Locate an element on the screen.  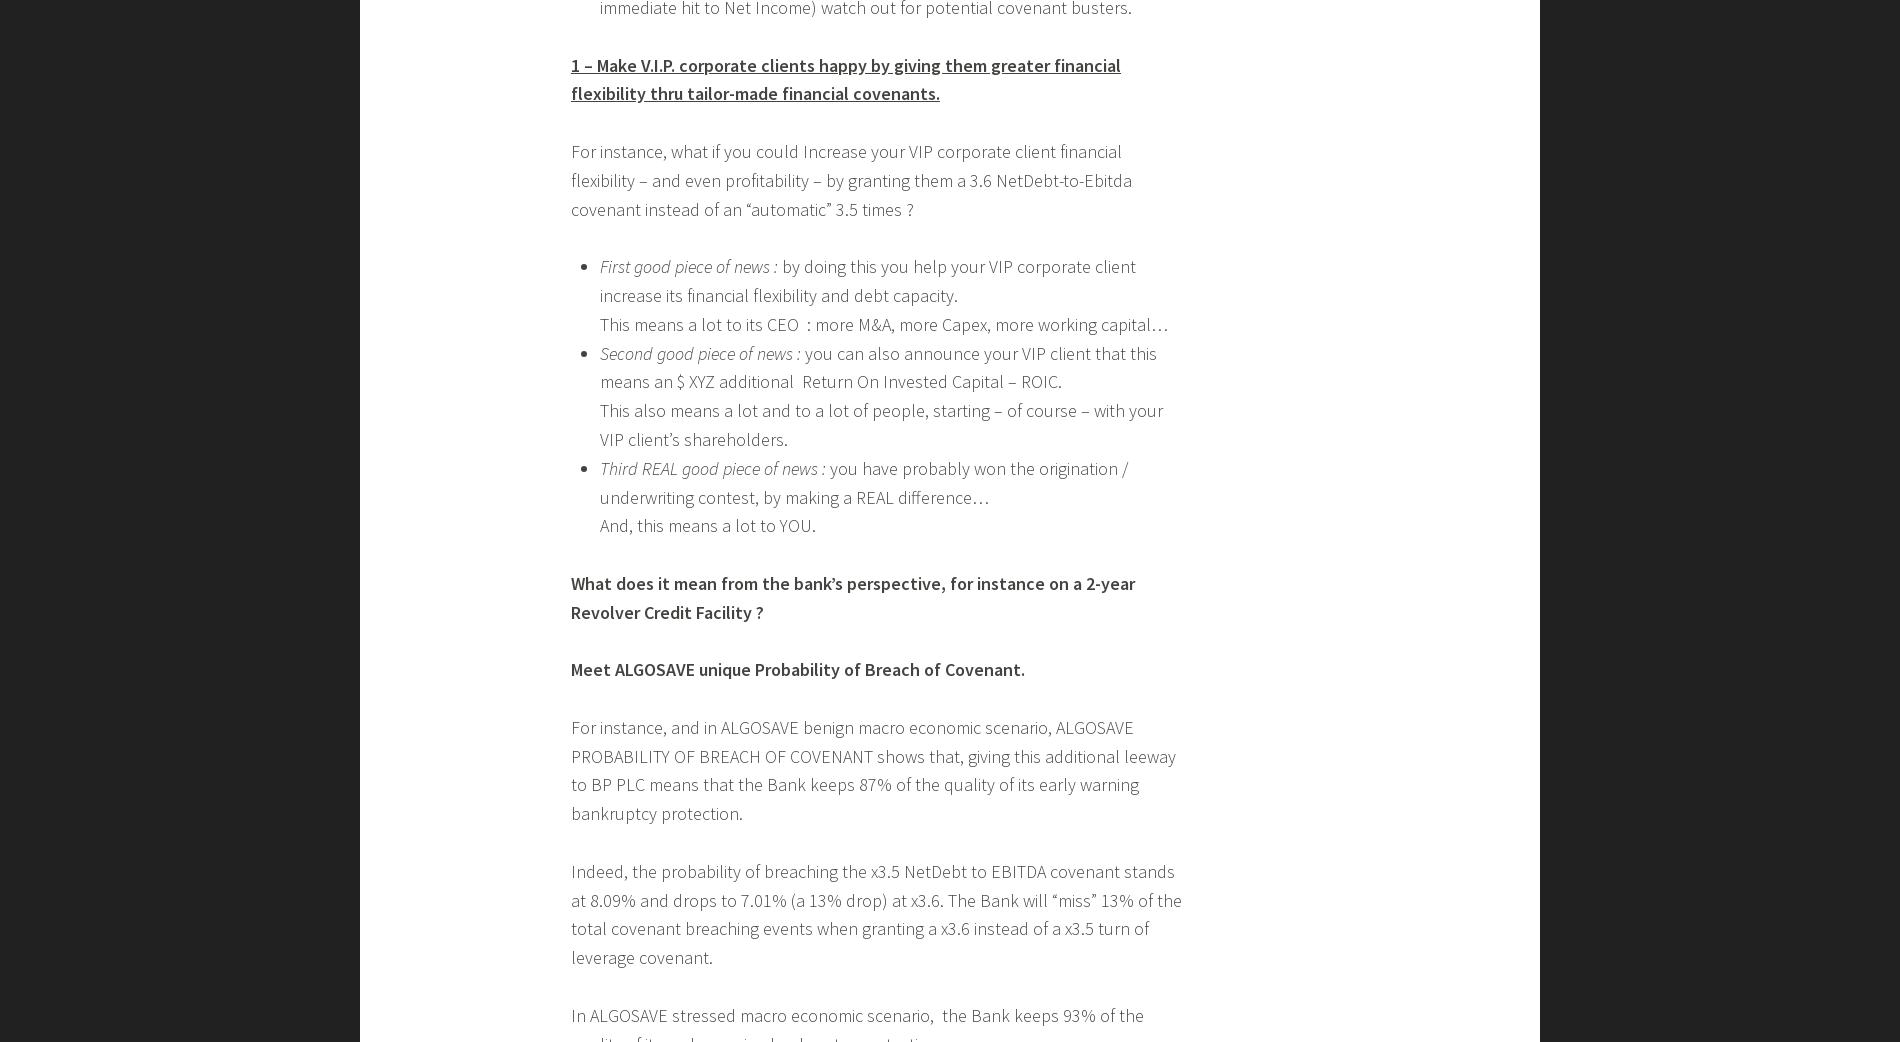
'While, at the same time (since breaching a covenant means an IFRS9-related immediate hit to Net Income) watch out for potential covenant busters.' is located at coordinates (599, 820).